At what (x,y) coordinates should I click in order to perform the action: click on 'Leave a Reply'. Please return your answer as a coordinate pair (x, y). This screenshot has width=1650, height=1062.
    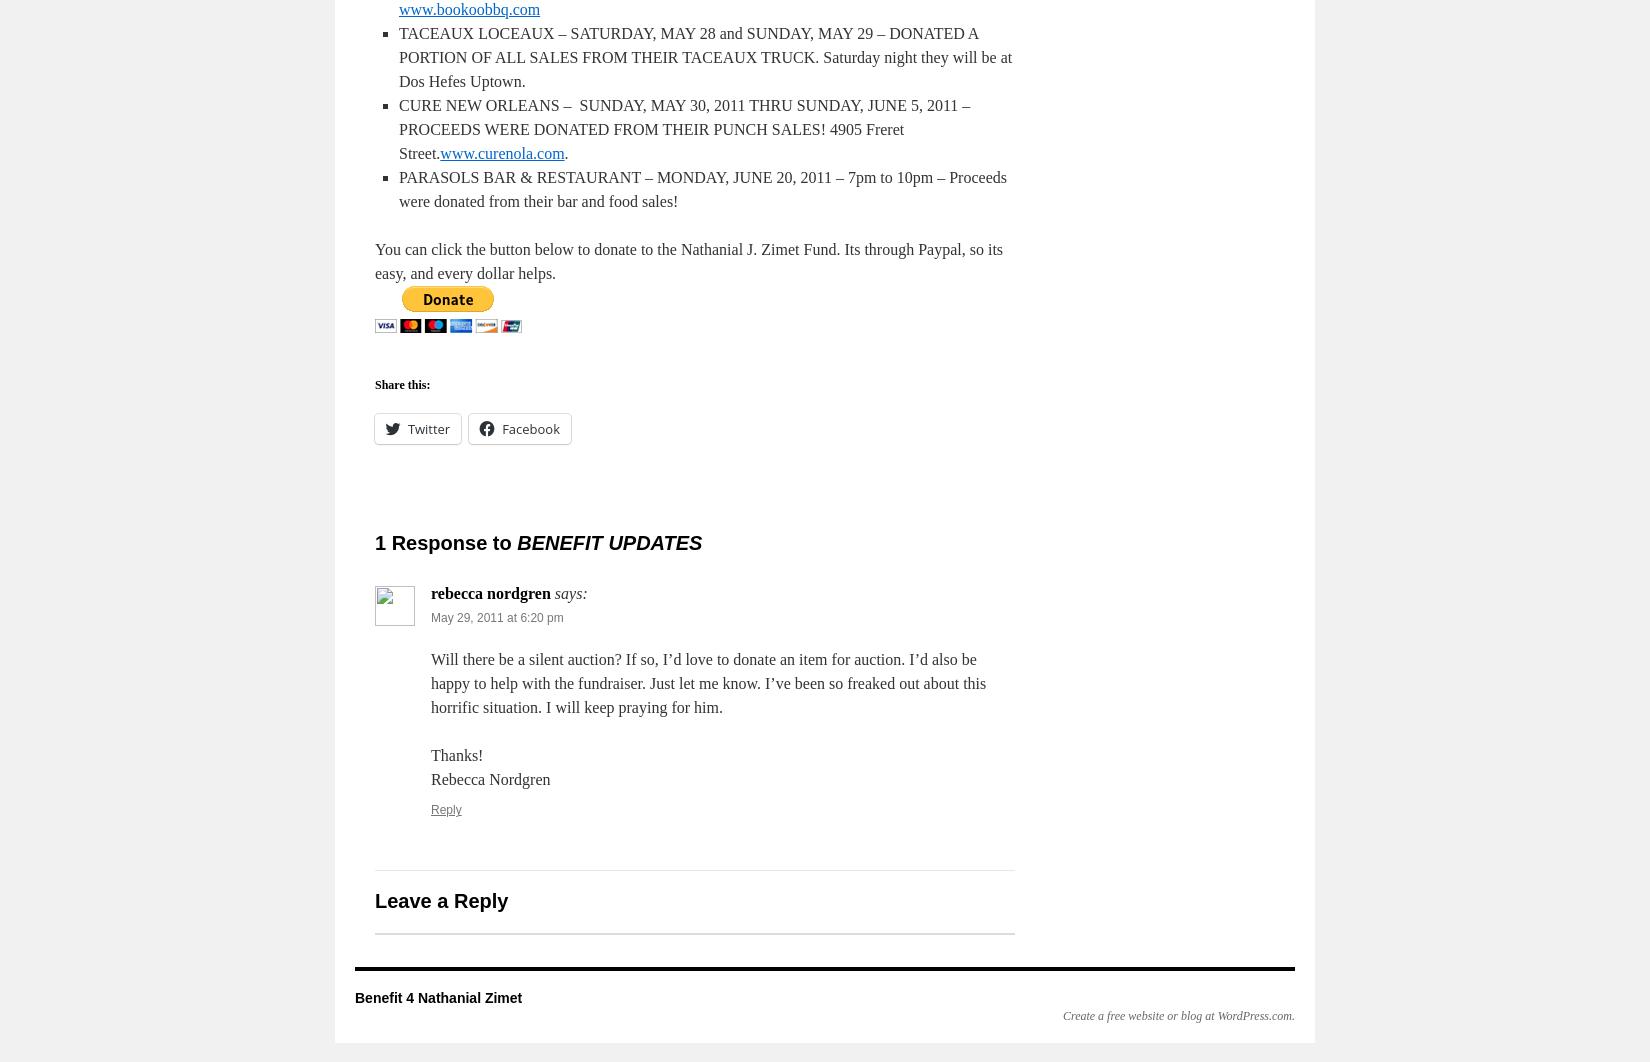
    Looking at the image, I should click on (440, 900).